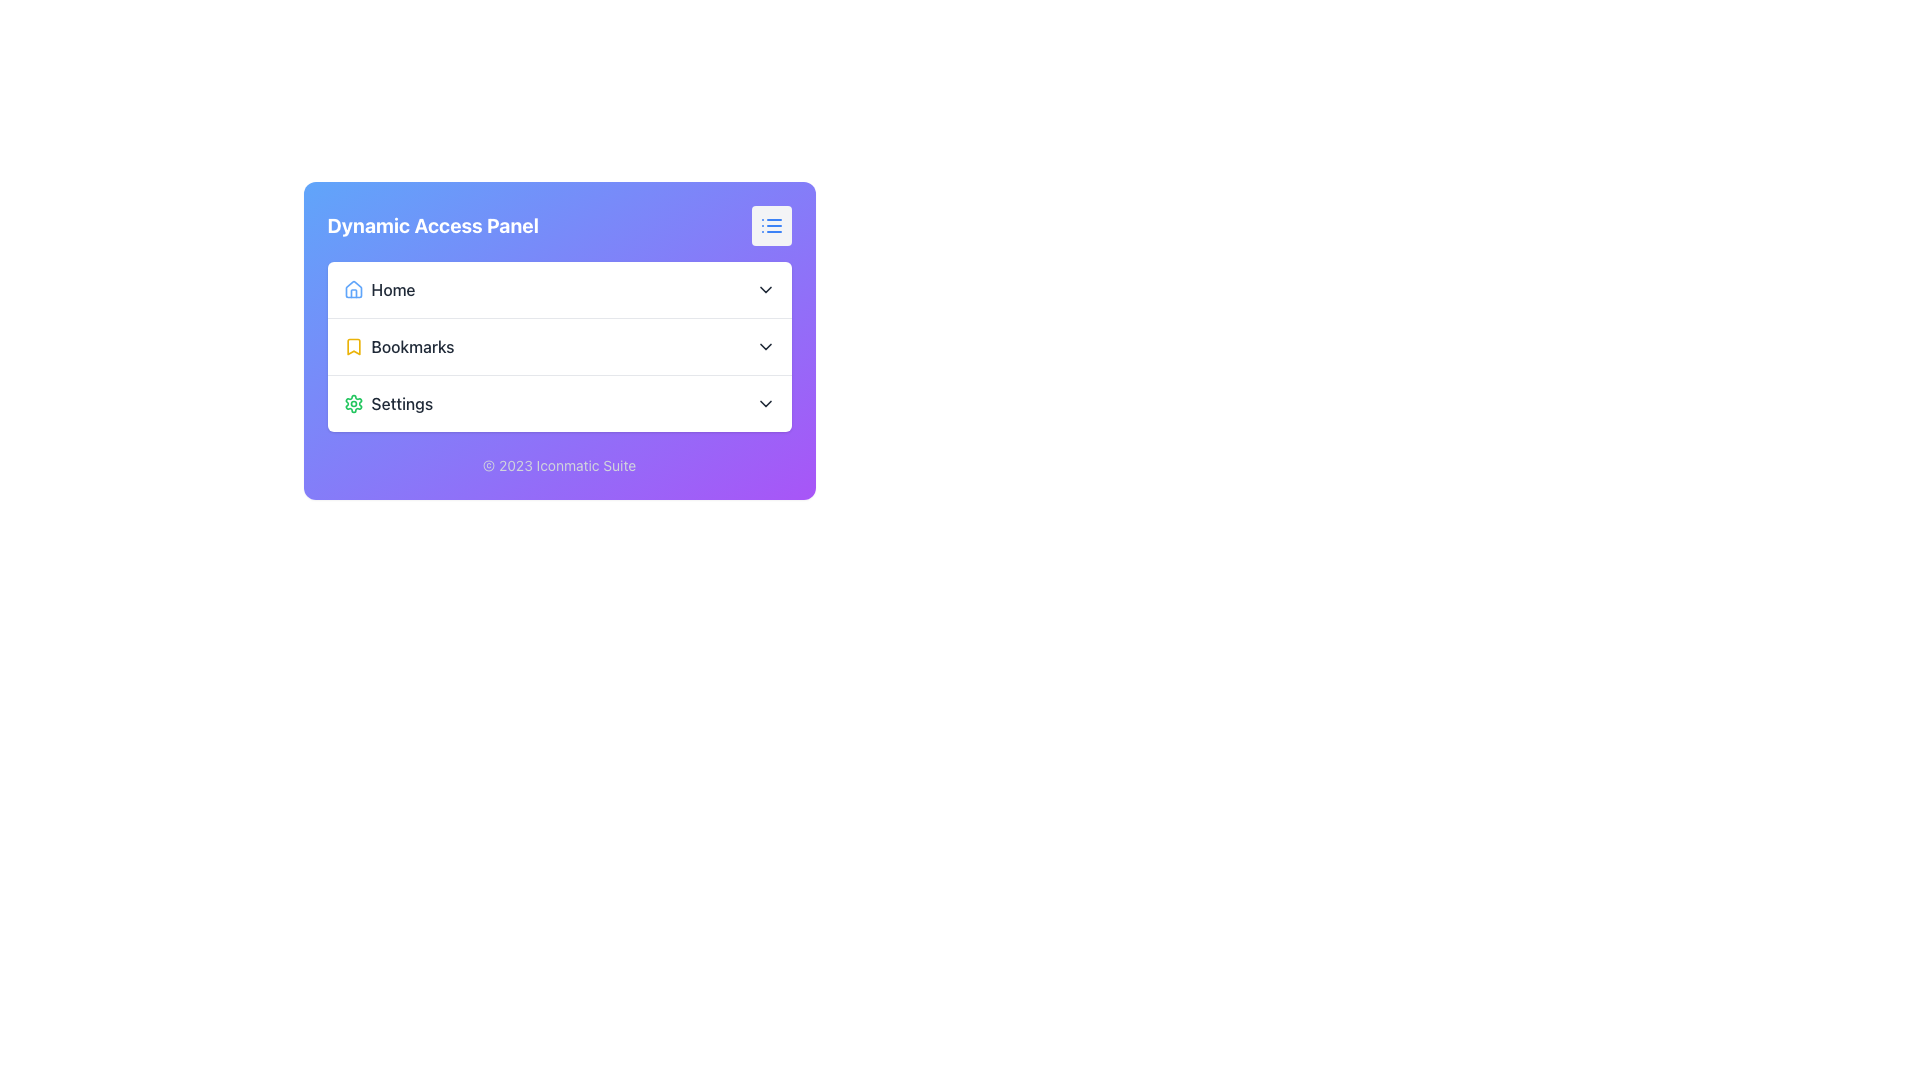 This screenshot has width=1920, height=1080. Describe the element at coordinates (353, 346) in the screenshot. I see `the yellow bookmark-like icon located to the left of the 'Bookmarks' label in the second row of the list` at that location.